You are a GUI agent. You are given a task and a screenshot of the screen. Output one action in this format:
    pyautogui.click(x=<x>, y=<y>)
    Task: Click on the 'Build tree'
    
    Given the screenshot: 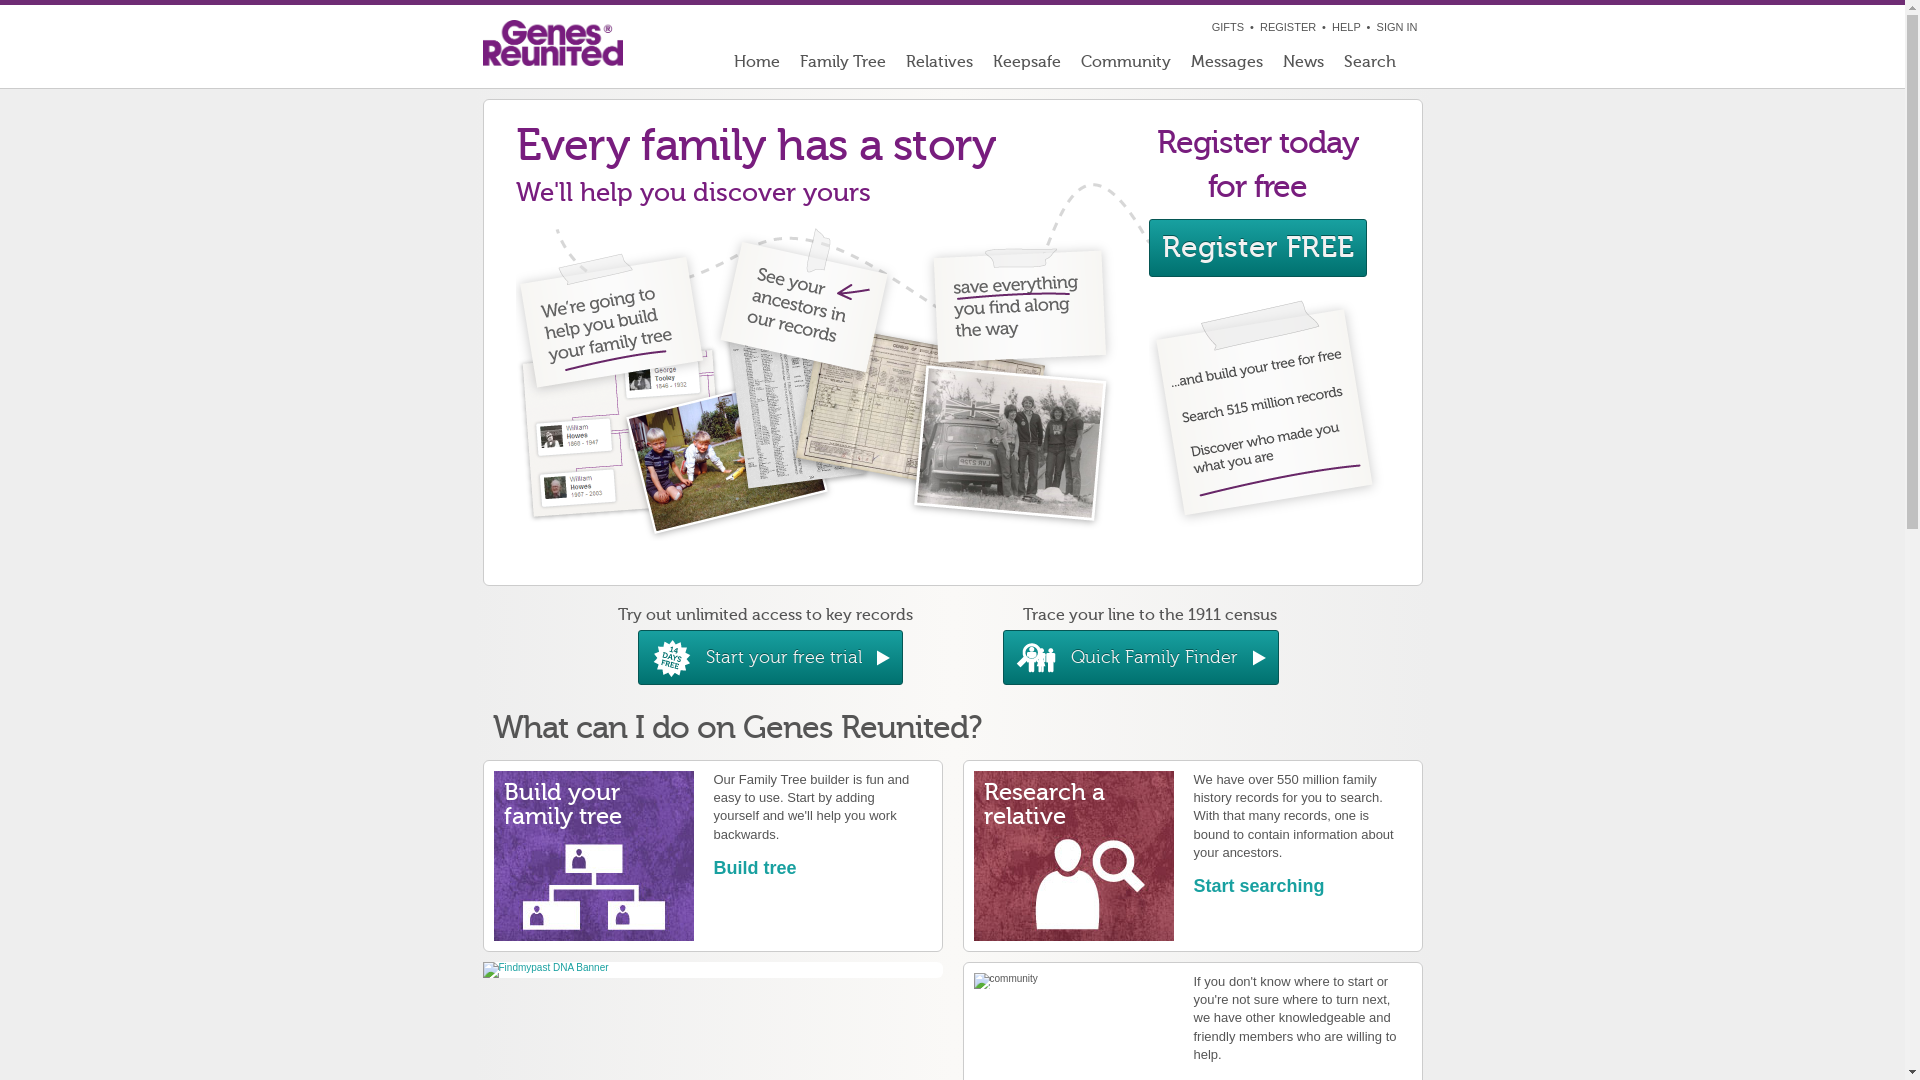 What is the action you would take?
    pyautogui.click(x=754, y=866)
    